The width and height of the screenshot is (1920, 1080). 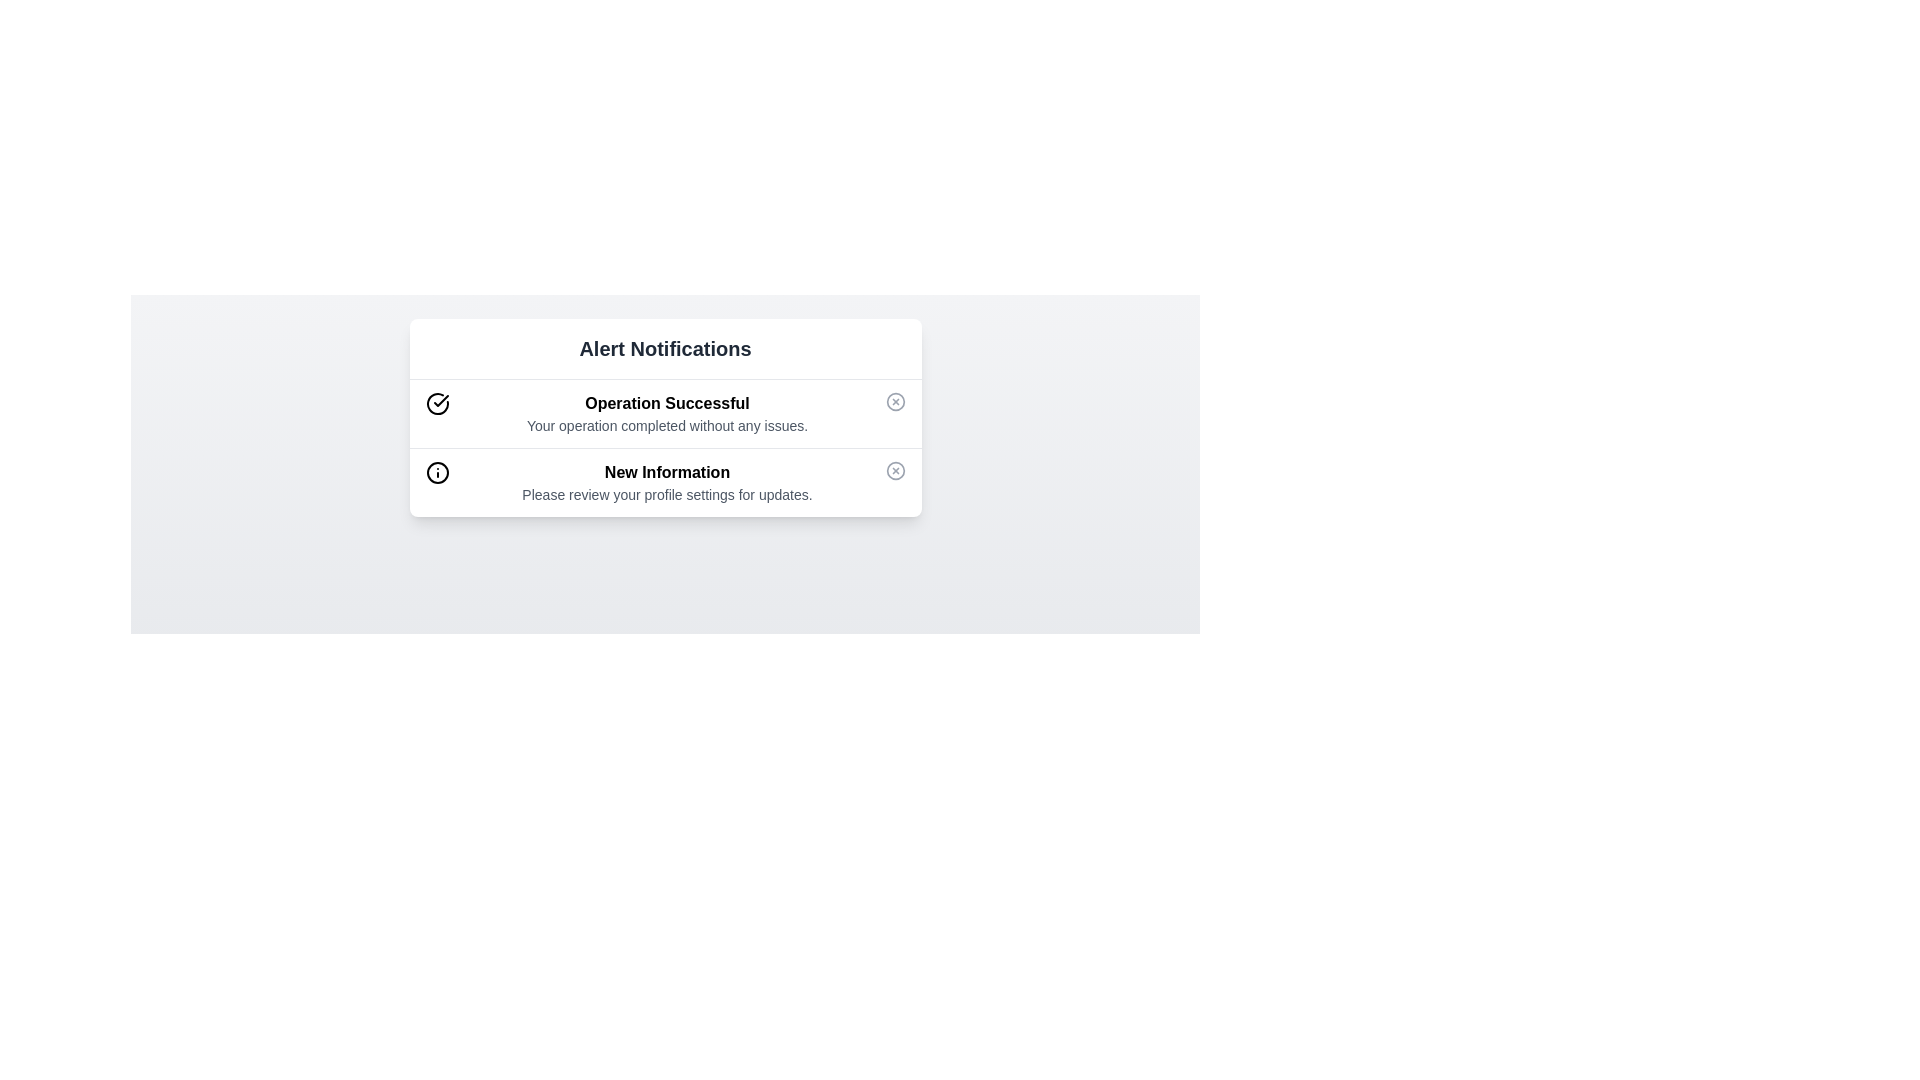 I want to click on the close button located at the top-right corner of the notification card, so click(x=894, y=401).